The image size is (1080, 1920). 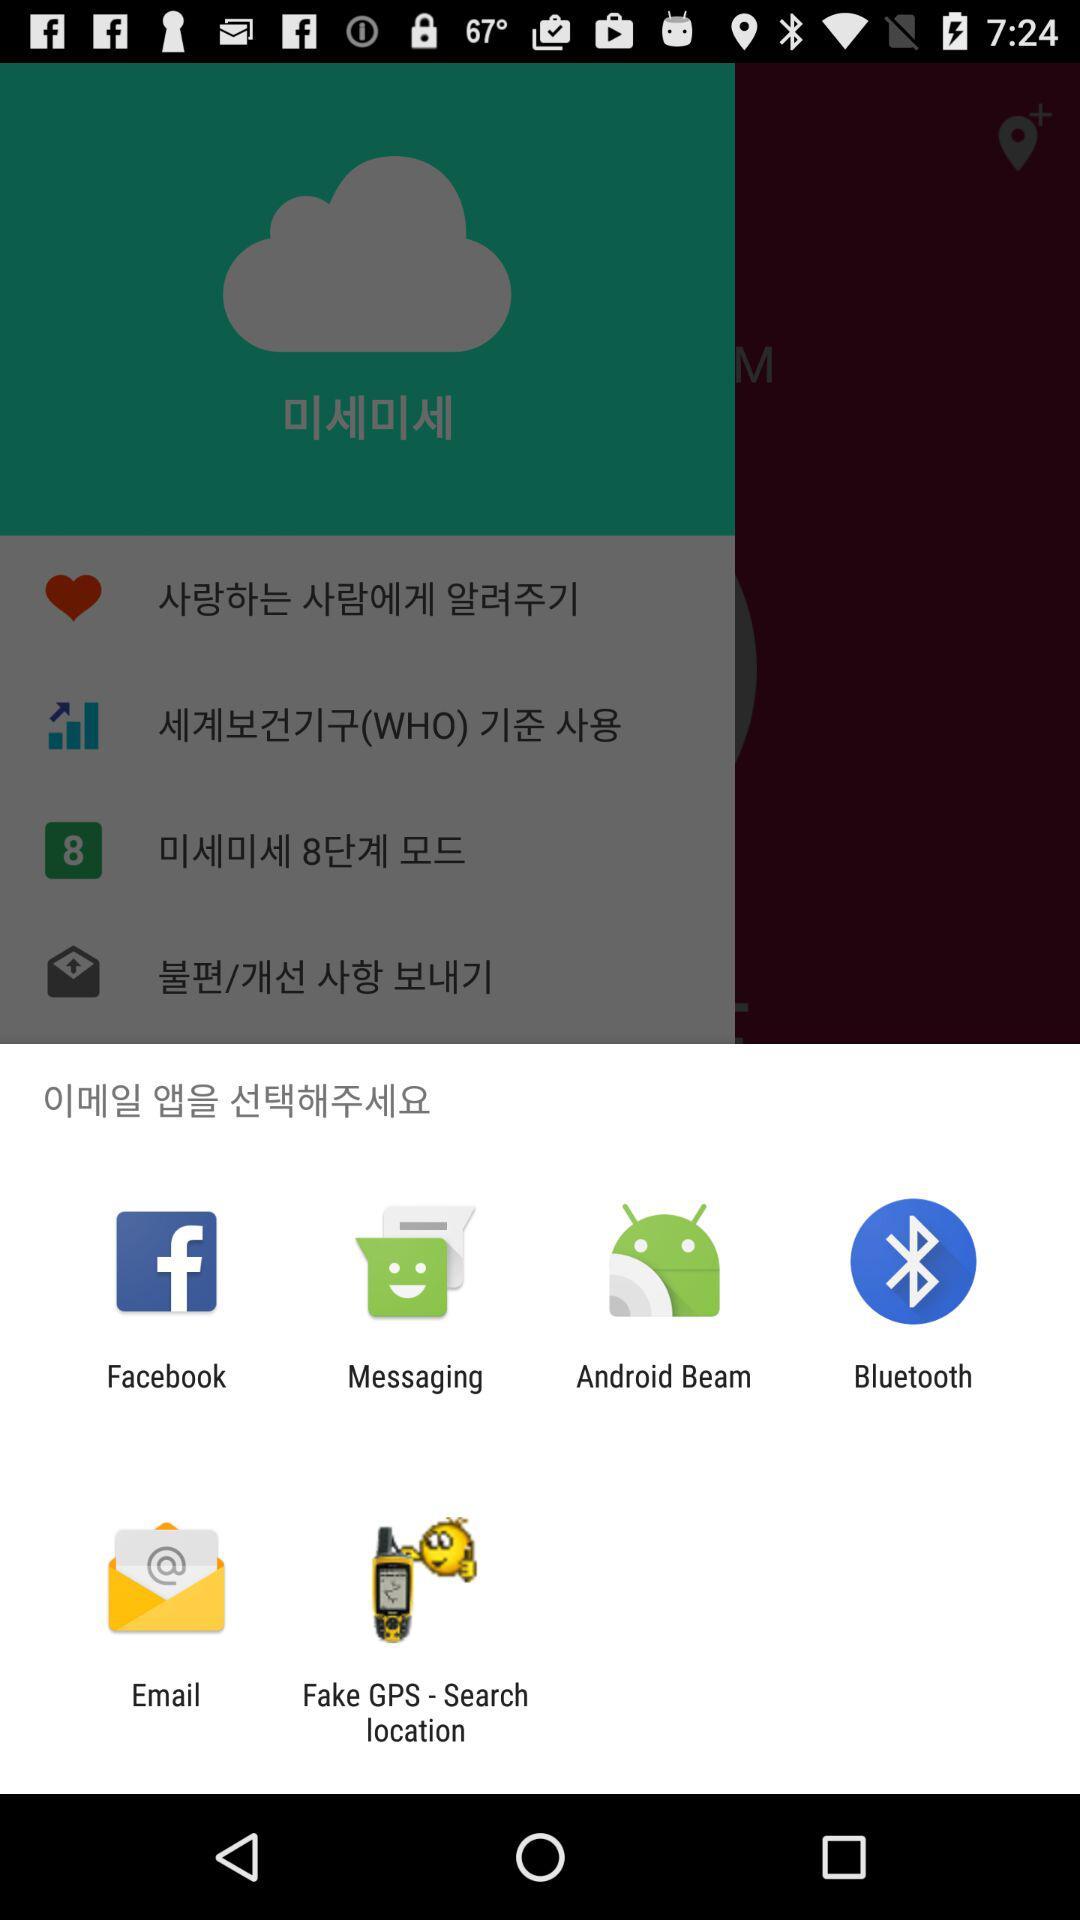 I want to click on icon to the left of messaging item, so click(x=165, y=1392).